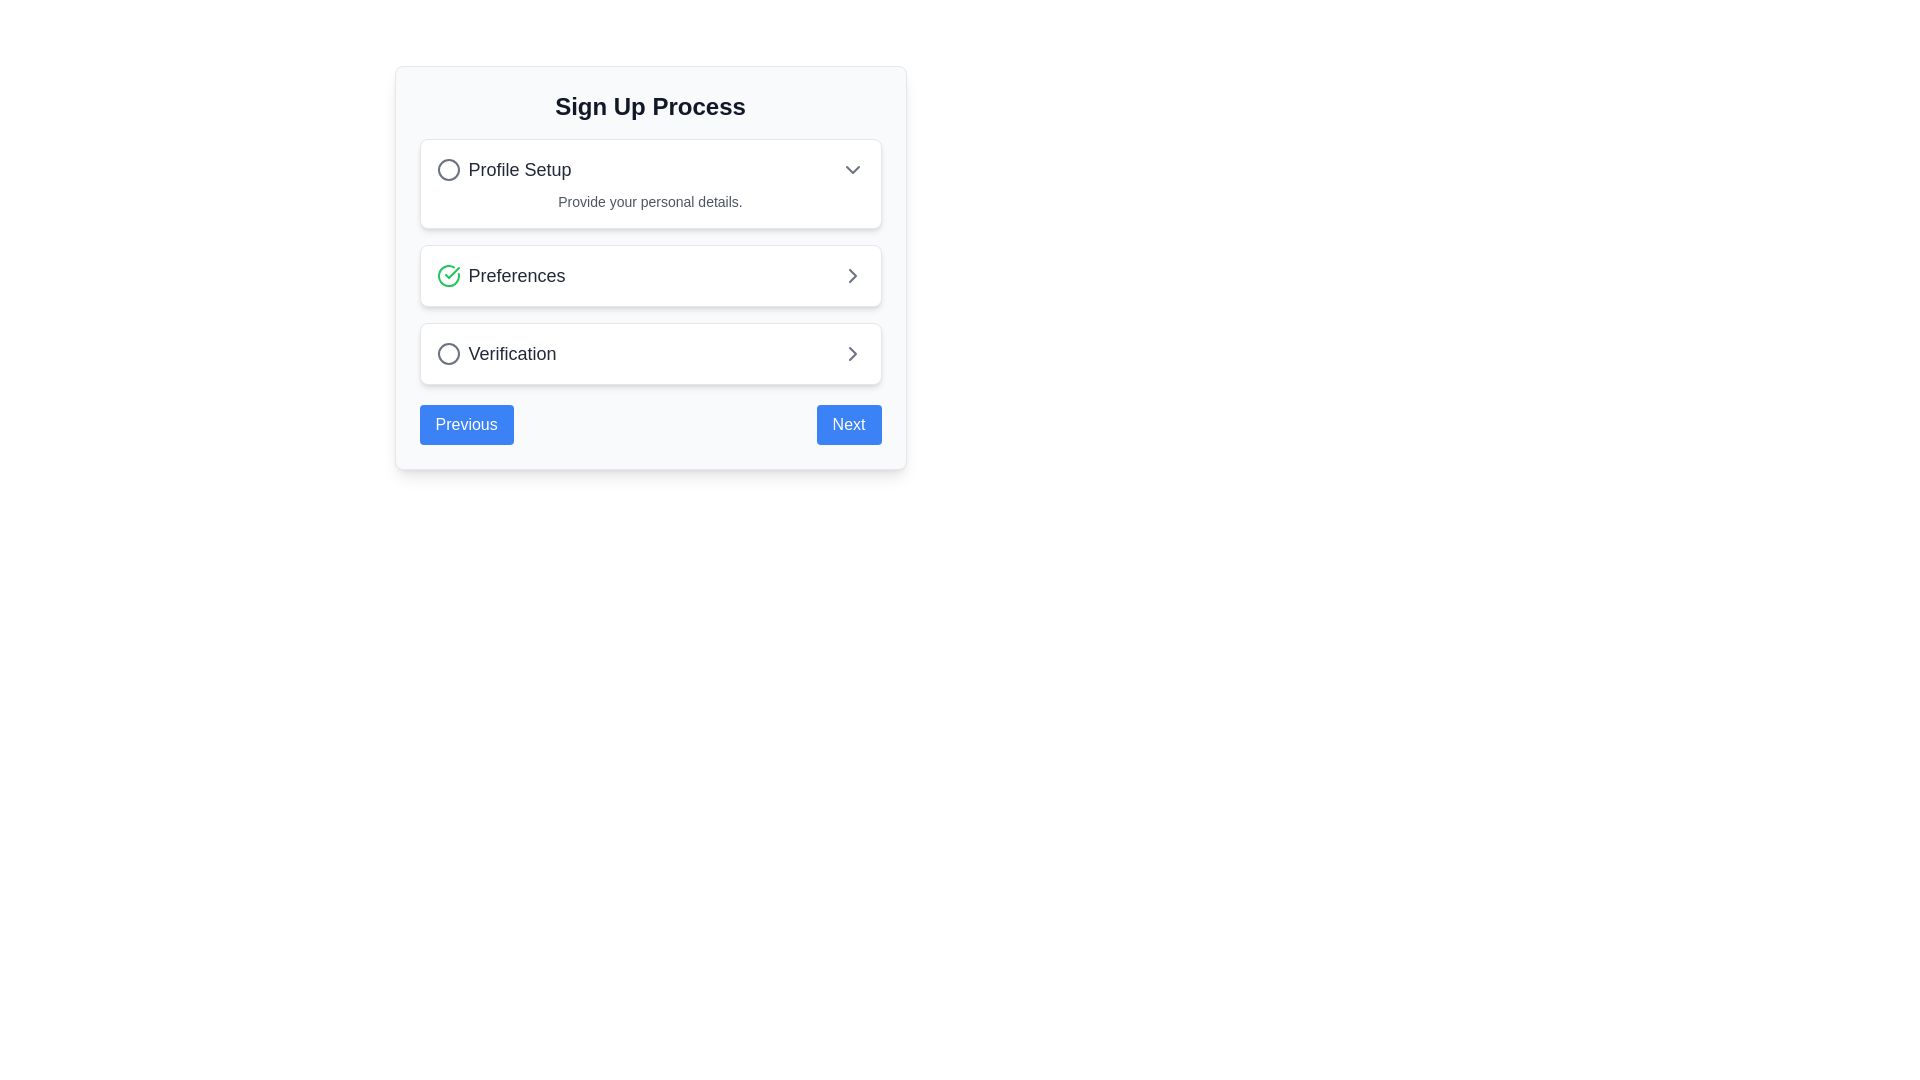 This screenshot has height=1080, width=1920. I want to click on the green check mark icon part of the second option 'Preferences' in the 'Sign Up Process' interface, so click(450, 273).